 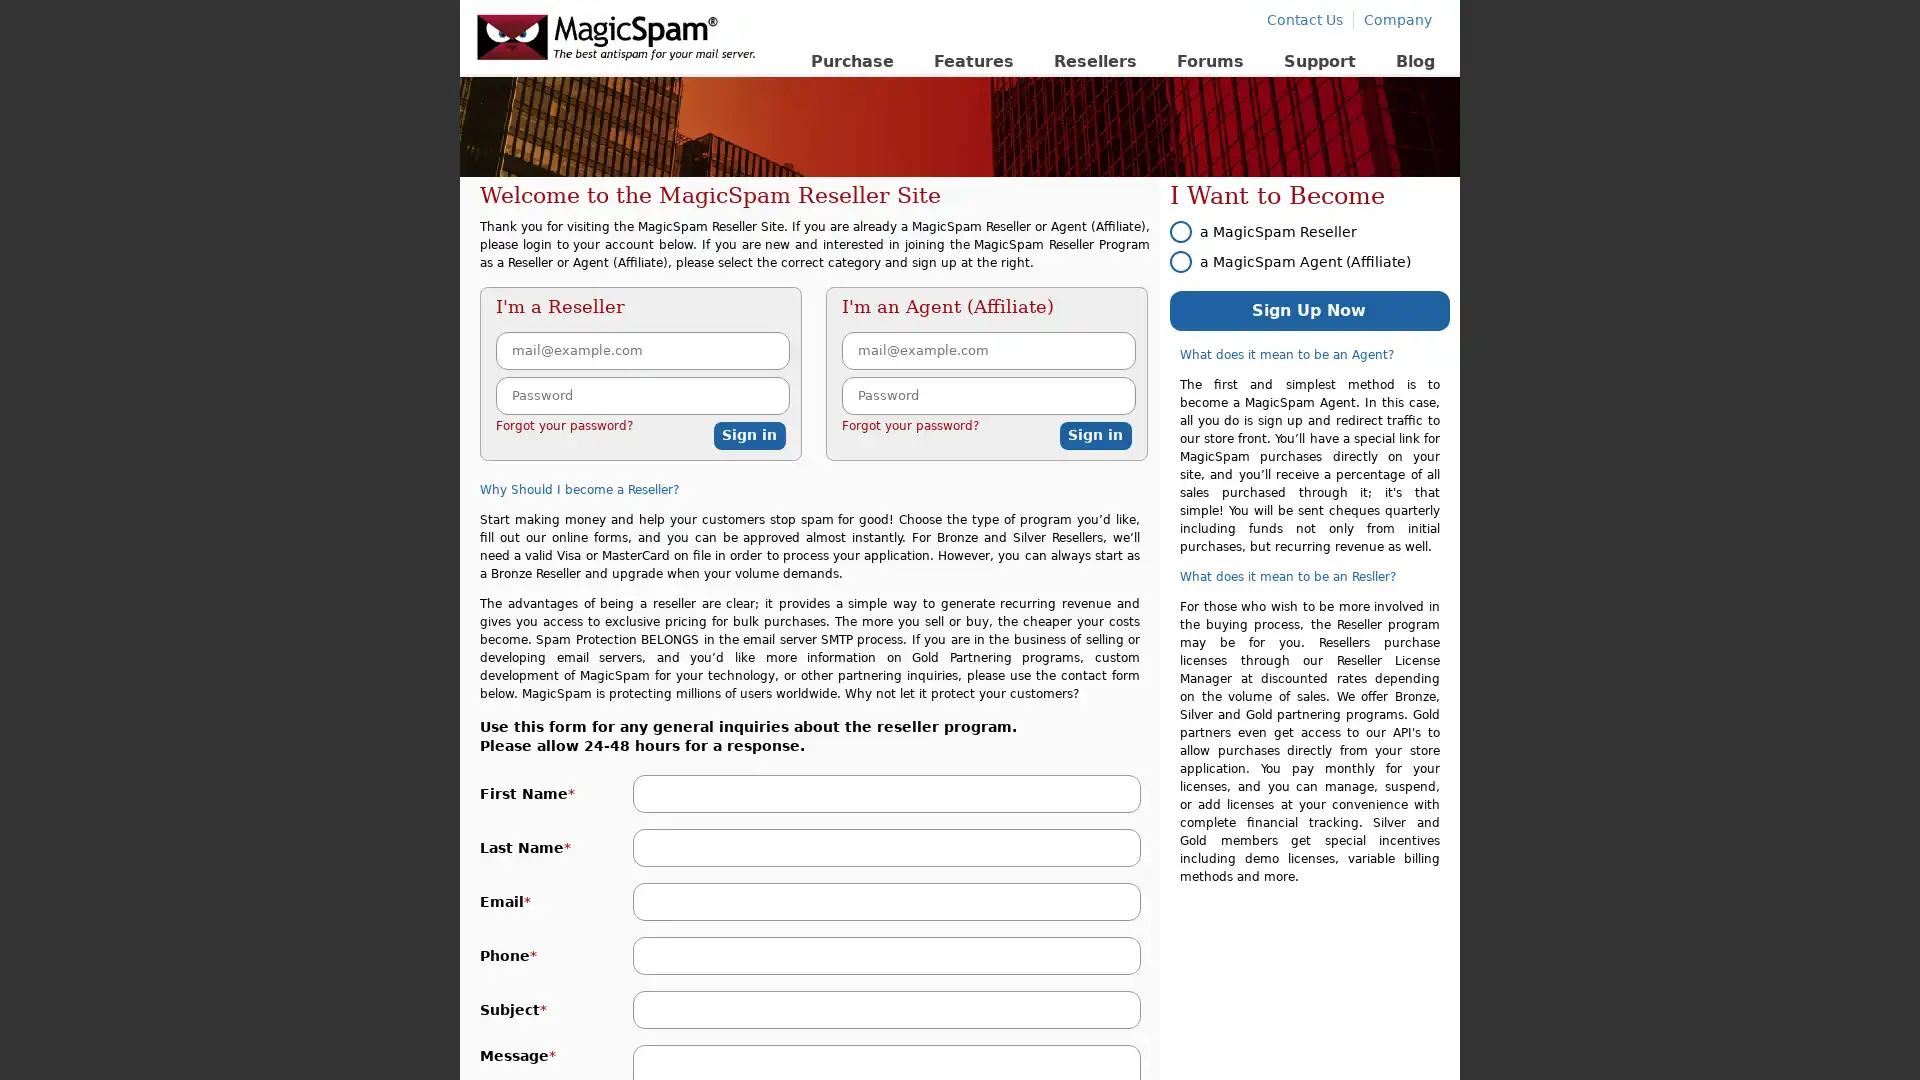 What do you see at coordinates (1310, 309) in the screenshot?
I see `Sign Up Now` at bounding box center [1310, 309].